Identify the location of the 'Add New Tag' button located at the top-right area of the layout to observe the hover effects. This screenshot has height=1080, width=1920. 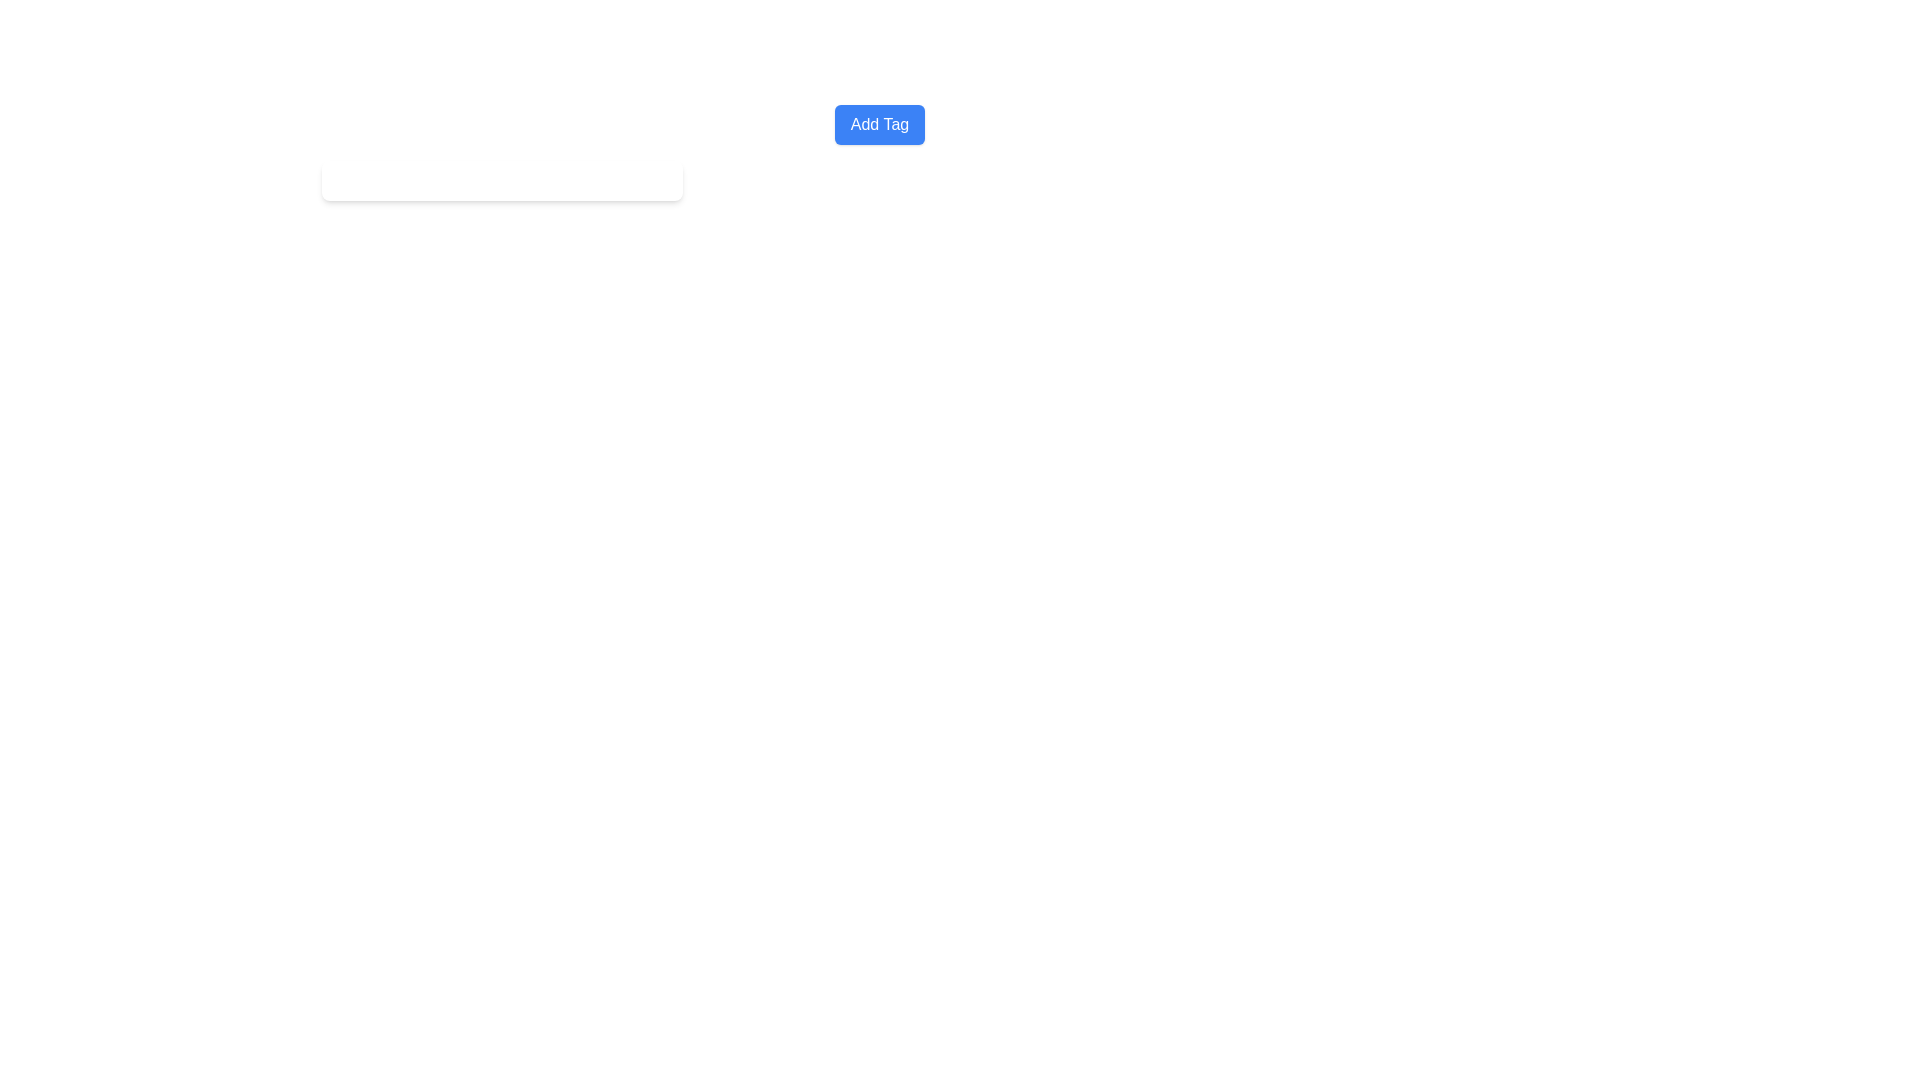
(879, 124).